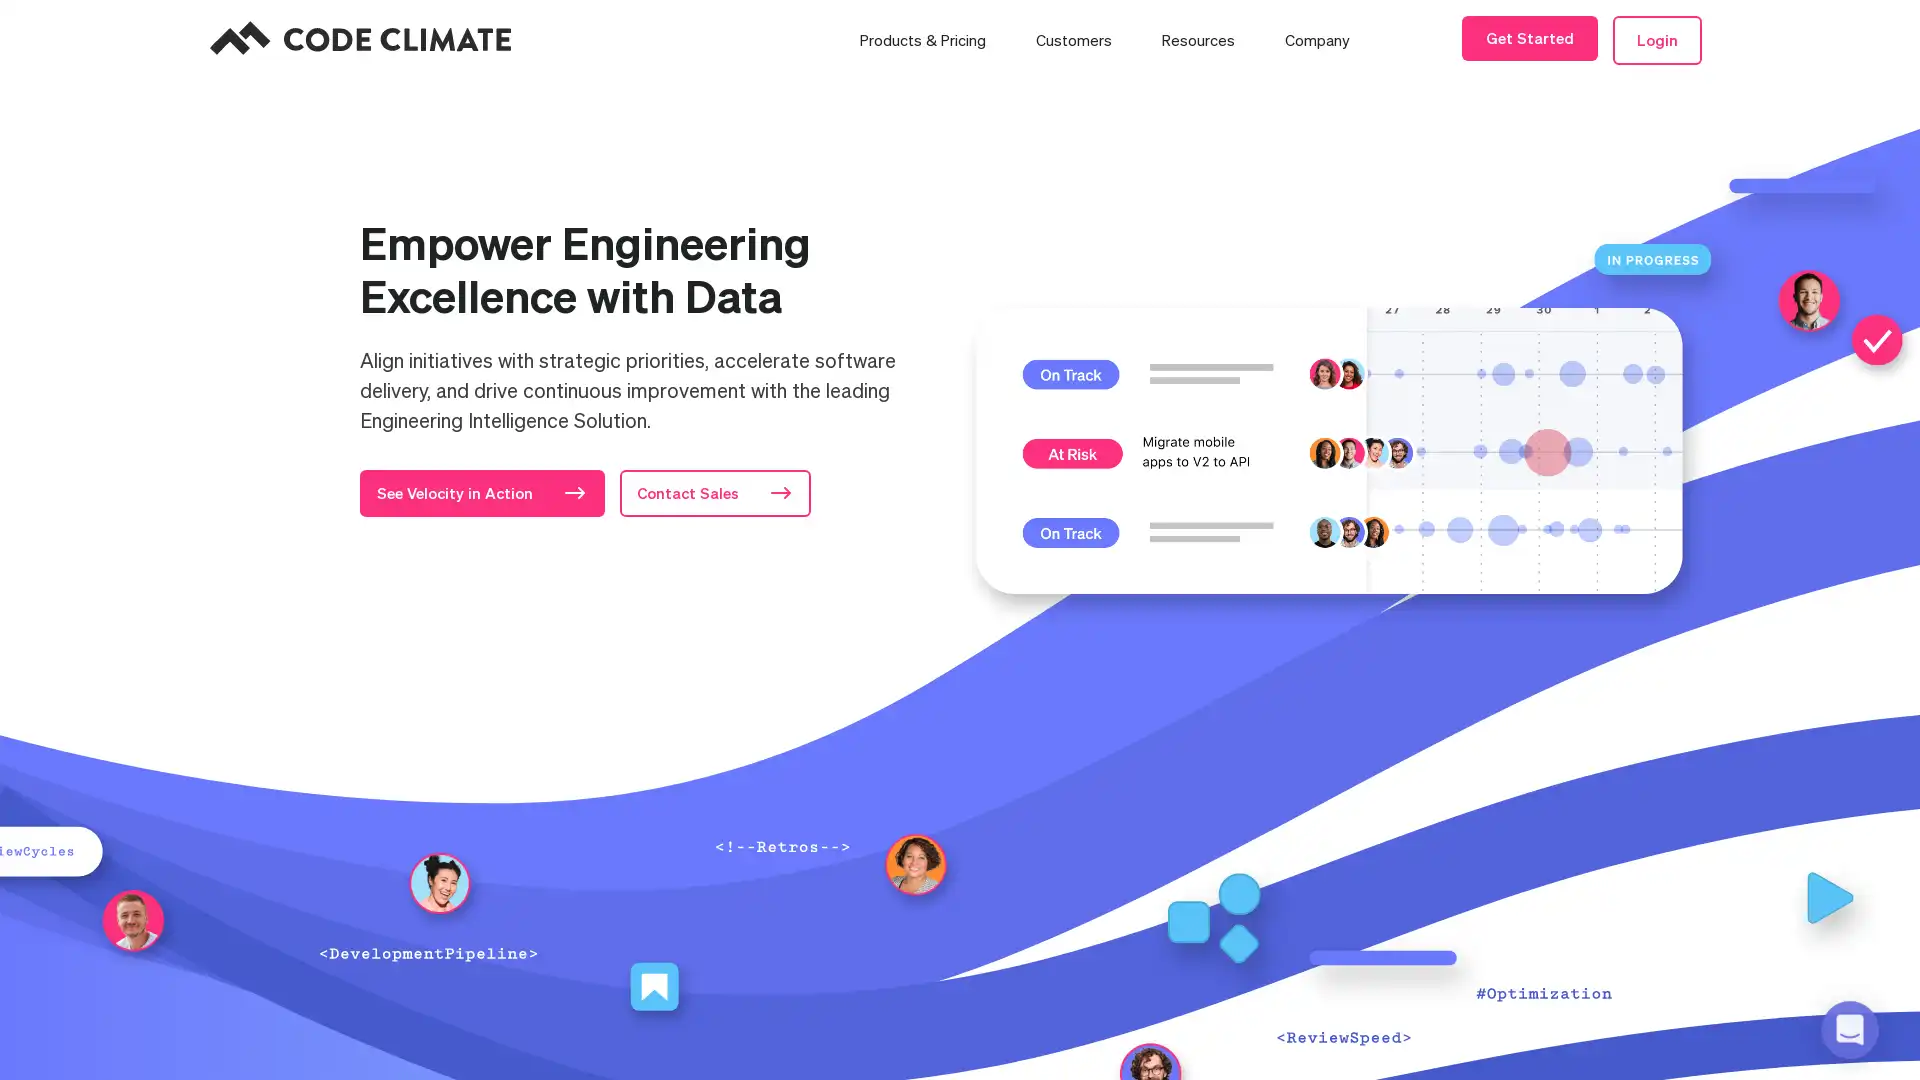 The image size is (1920, 1080). Describe the element at coordinates (1848, 1029) in the screenshot. I see `Open Intercom Messenger` at that location.